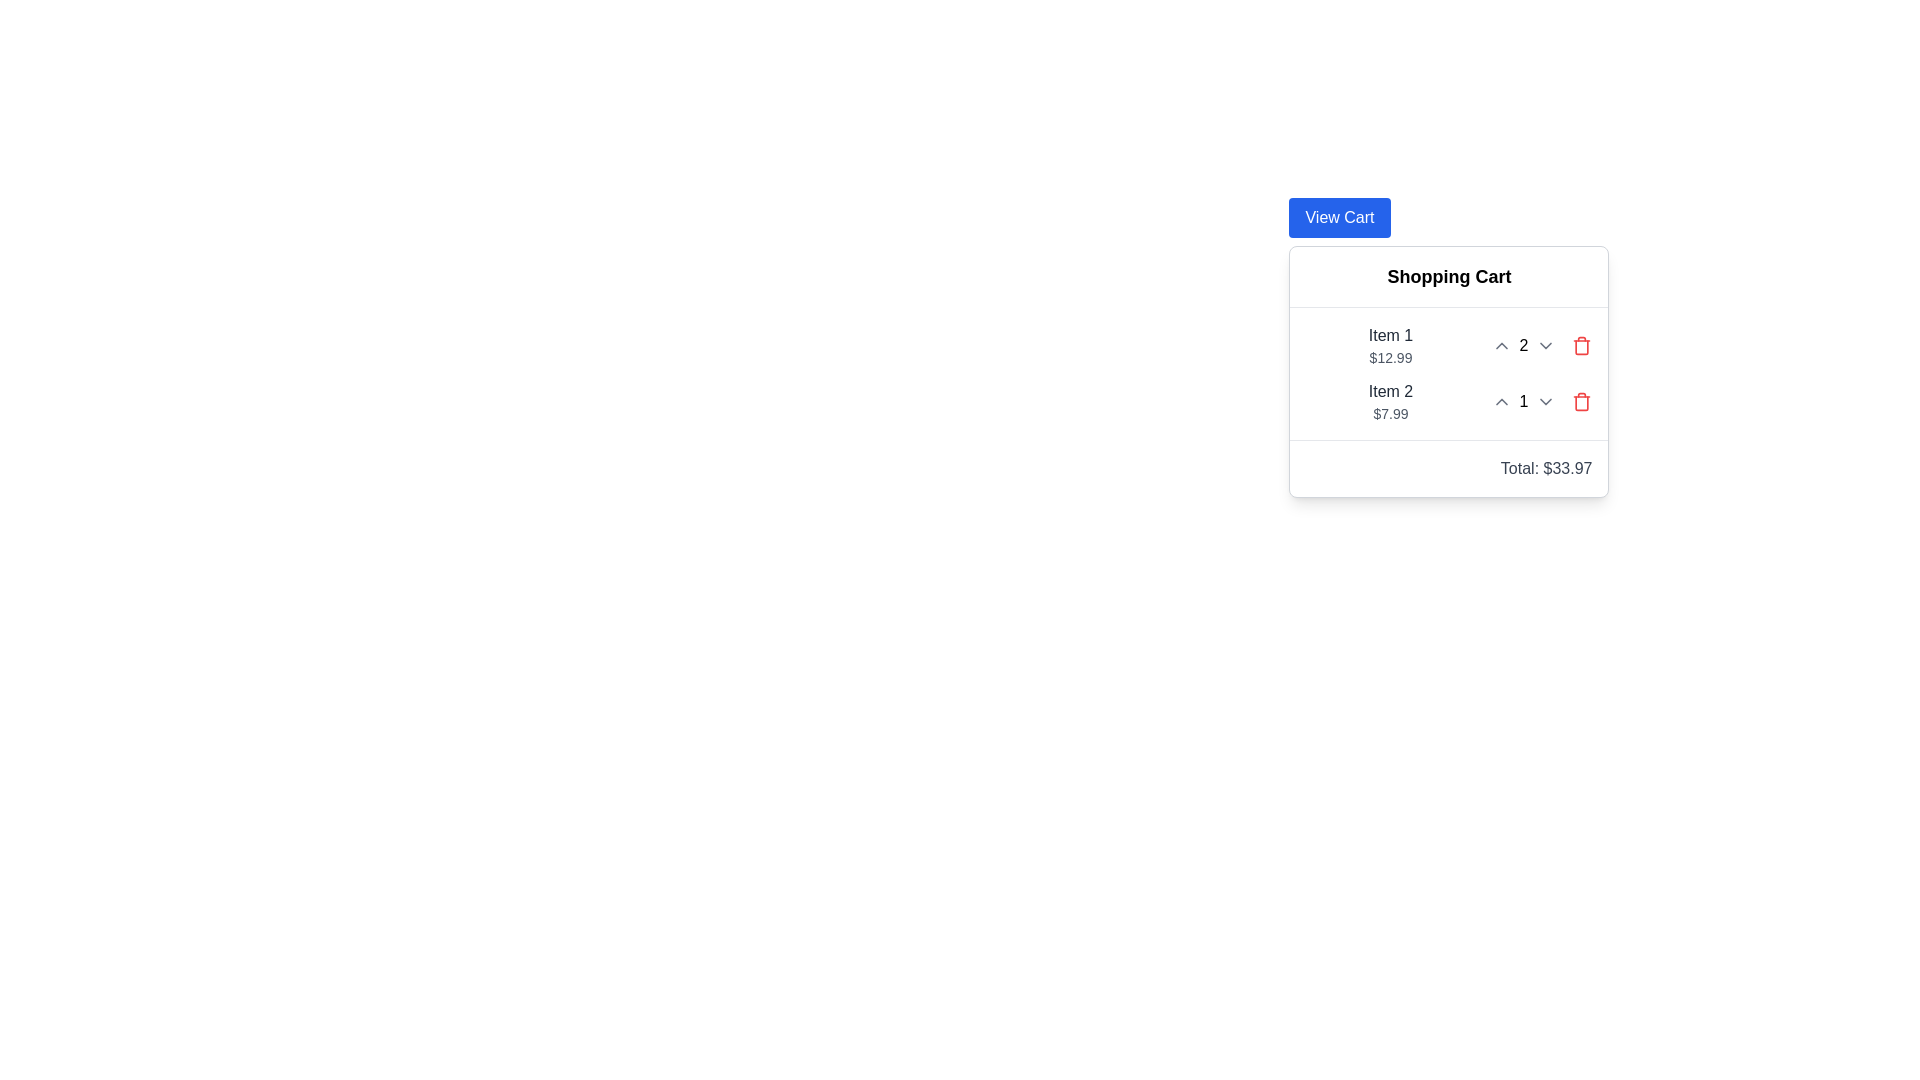 Image resolution: width=1920 pixels, height=1080 pixels. Describe the element at coordinates (1390, 357) in the screenshot. I see `the text label displaying the price '$12.99' located under 'Item 1' in the shopping cart interface` at that location.